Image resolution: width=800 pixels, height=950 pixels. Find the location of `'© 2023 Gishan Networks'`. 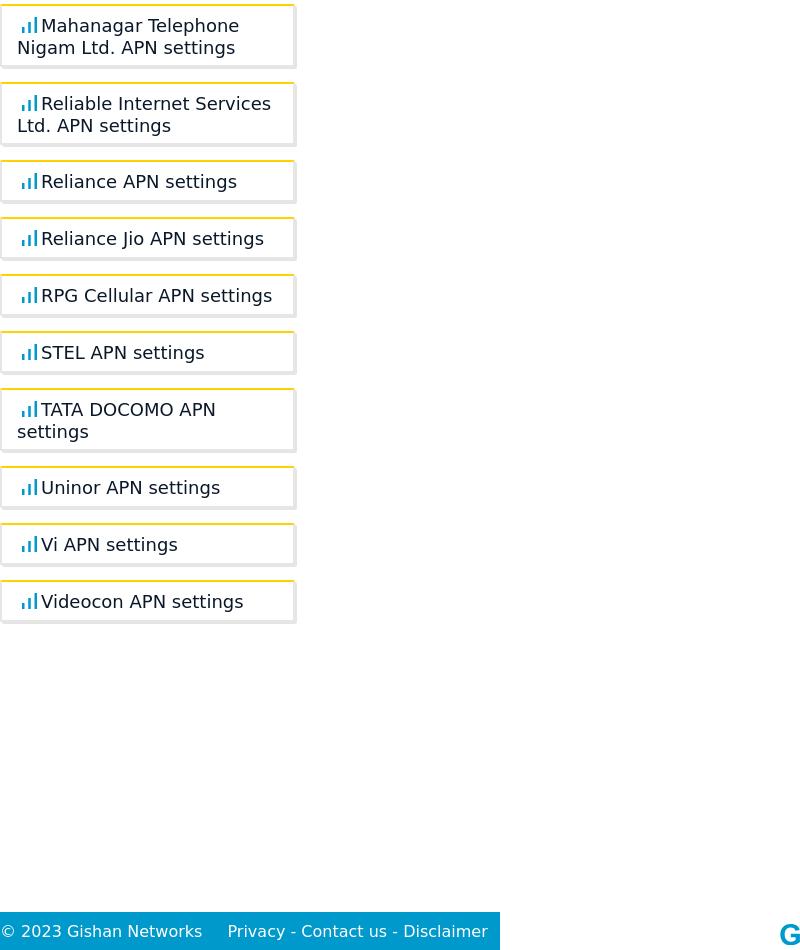

'© 2023 Gishan Networks' is located at coordinates (0, 930).